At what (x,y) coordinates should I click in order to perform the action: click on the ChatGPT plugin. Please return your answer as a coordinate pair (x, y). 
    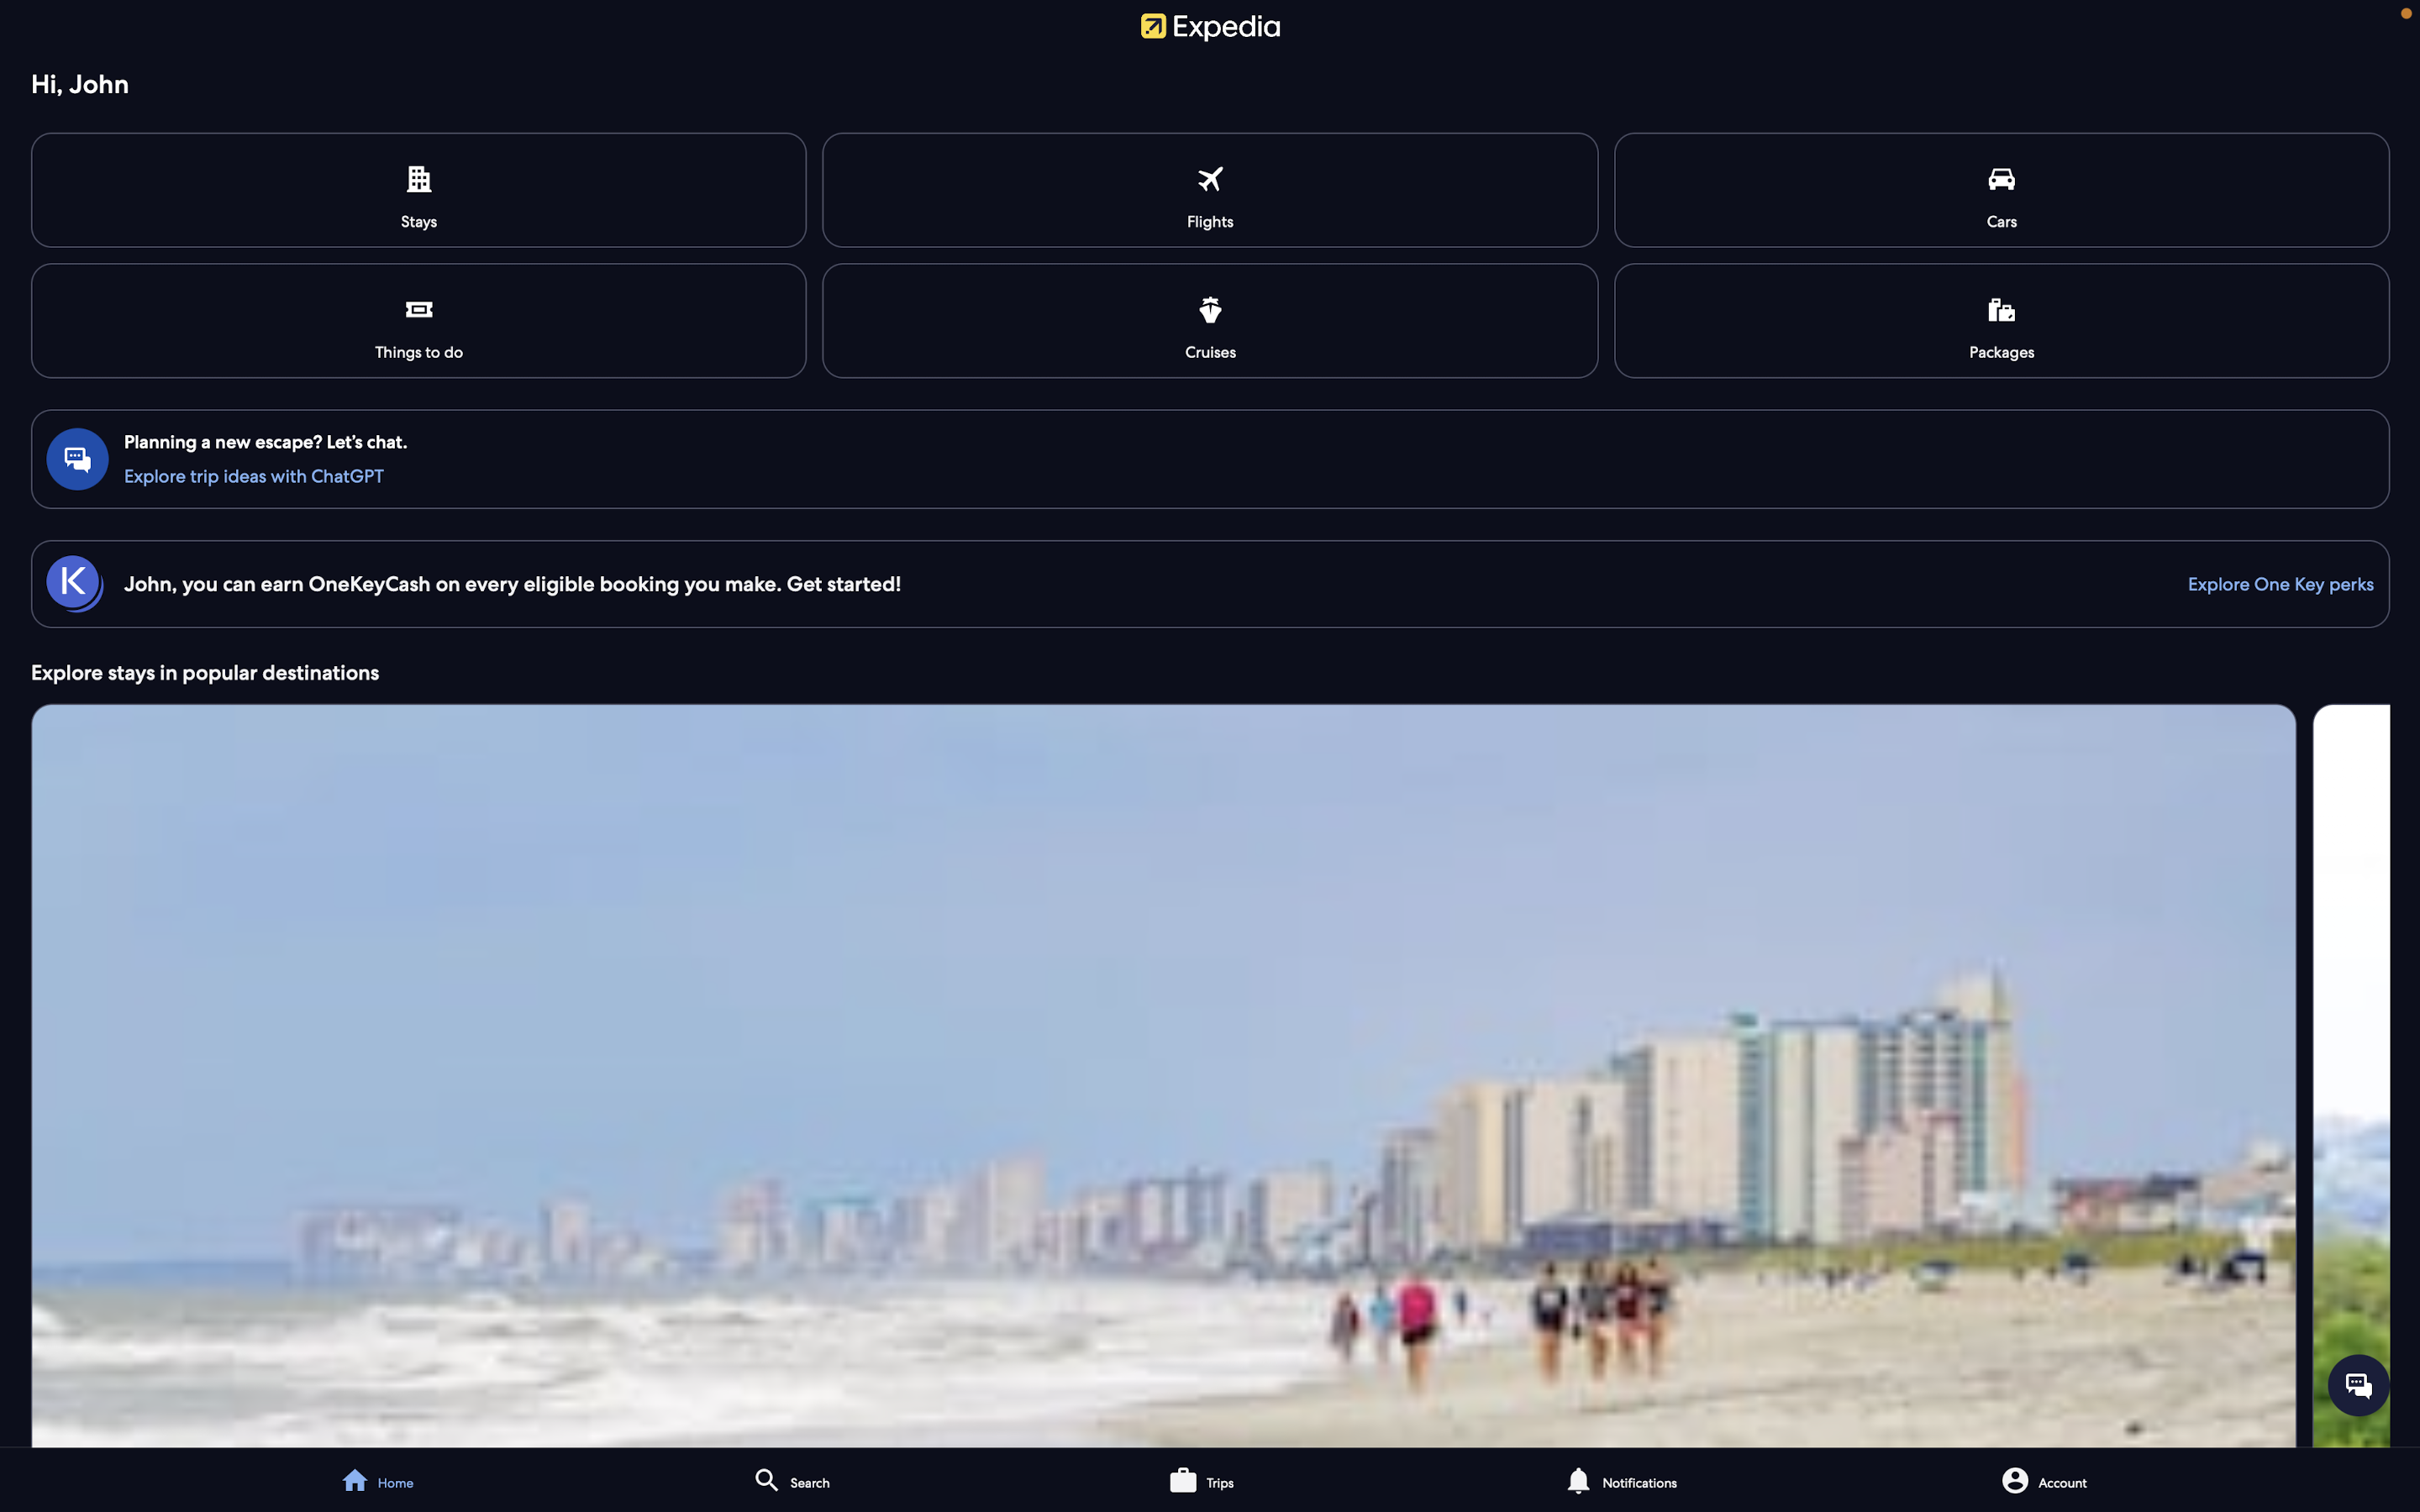
    Looking at the image, I should click on (1212, 473).